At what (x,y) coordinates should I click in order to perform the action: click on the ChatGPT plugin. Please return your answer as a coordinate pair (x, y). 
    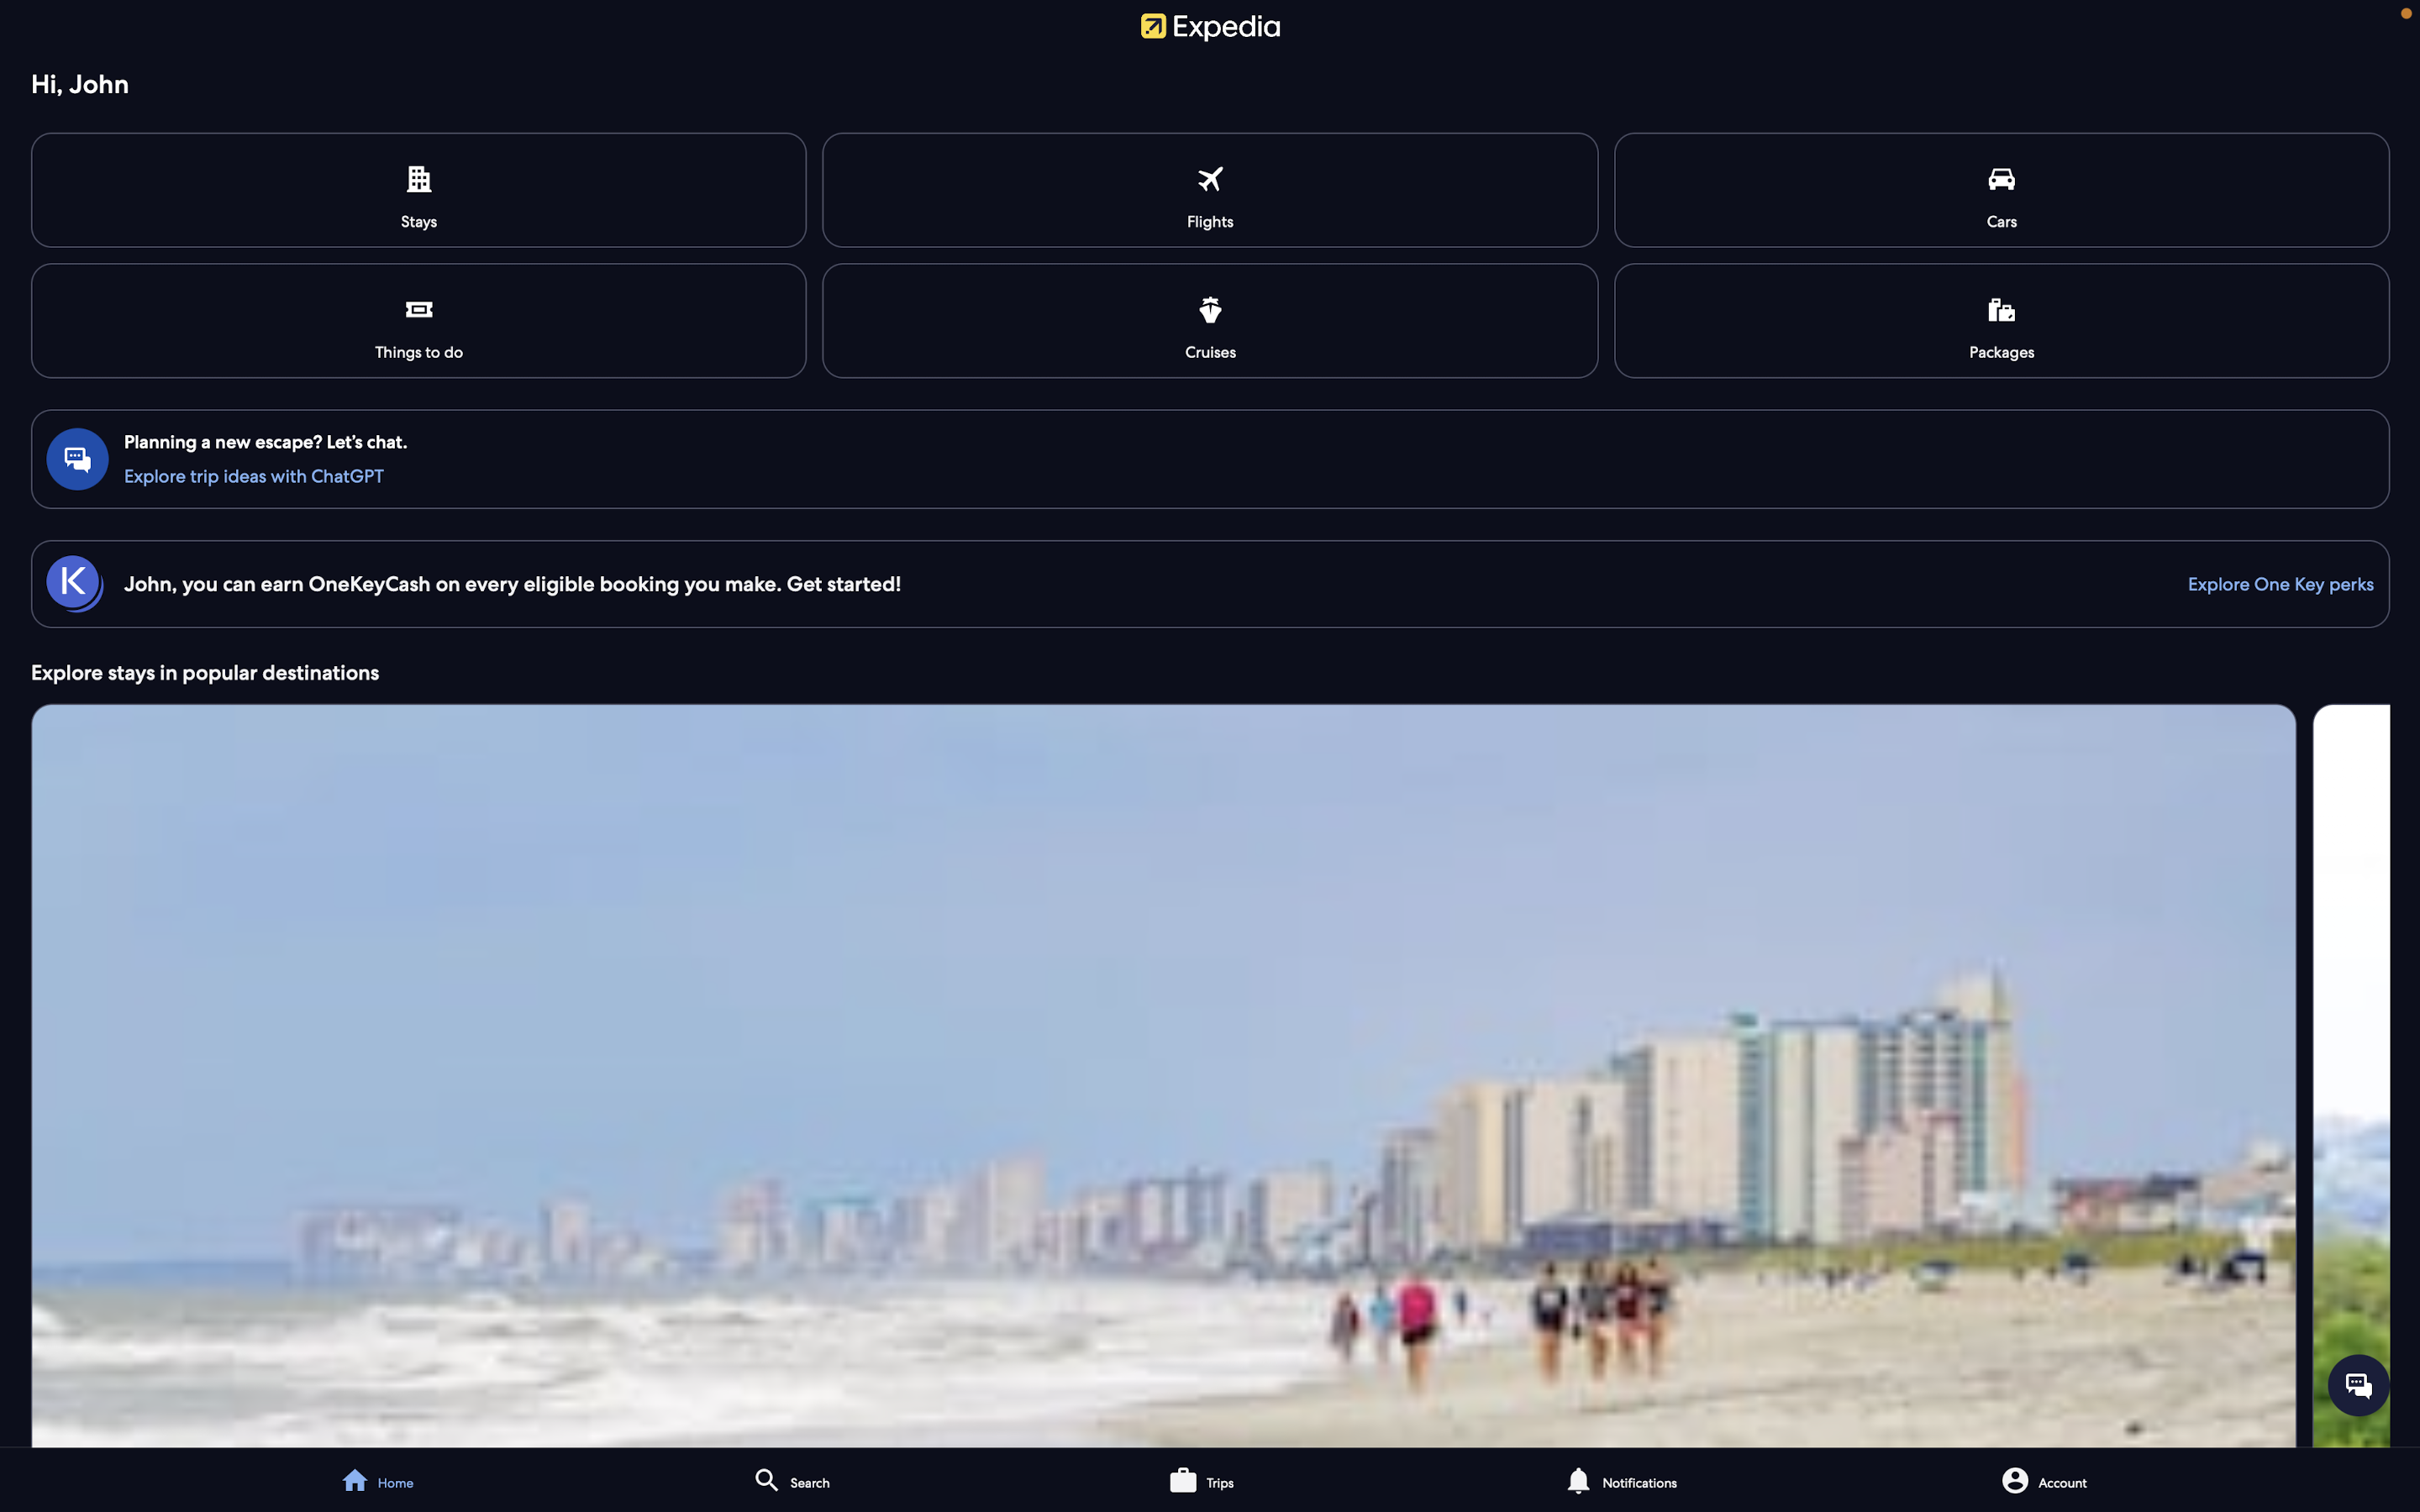
    Looking at the image, I should click on (1212, 473).